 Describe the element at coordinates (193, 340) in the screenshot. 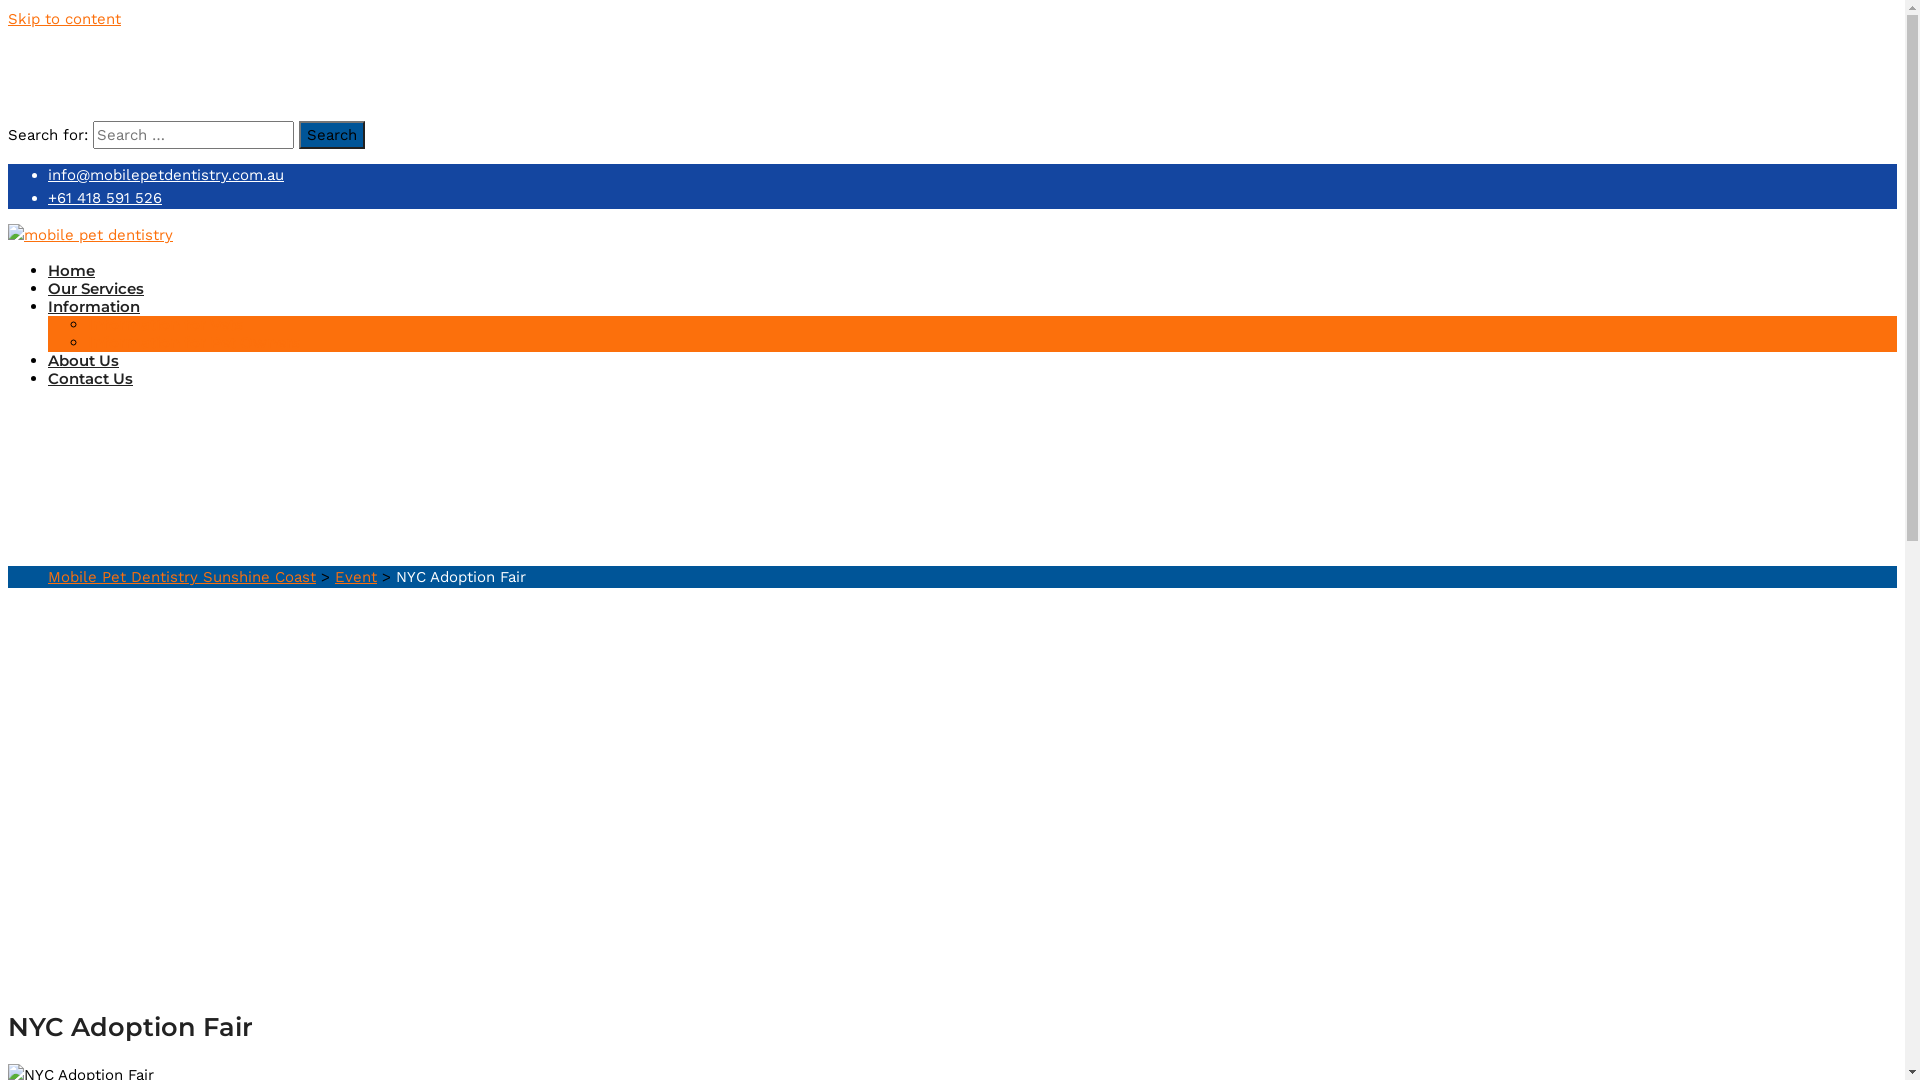

I see `'Information for Pet Owners'` at that location.